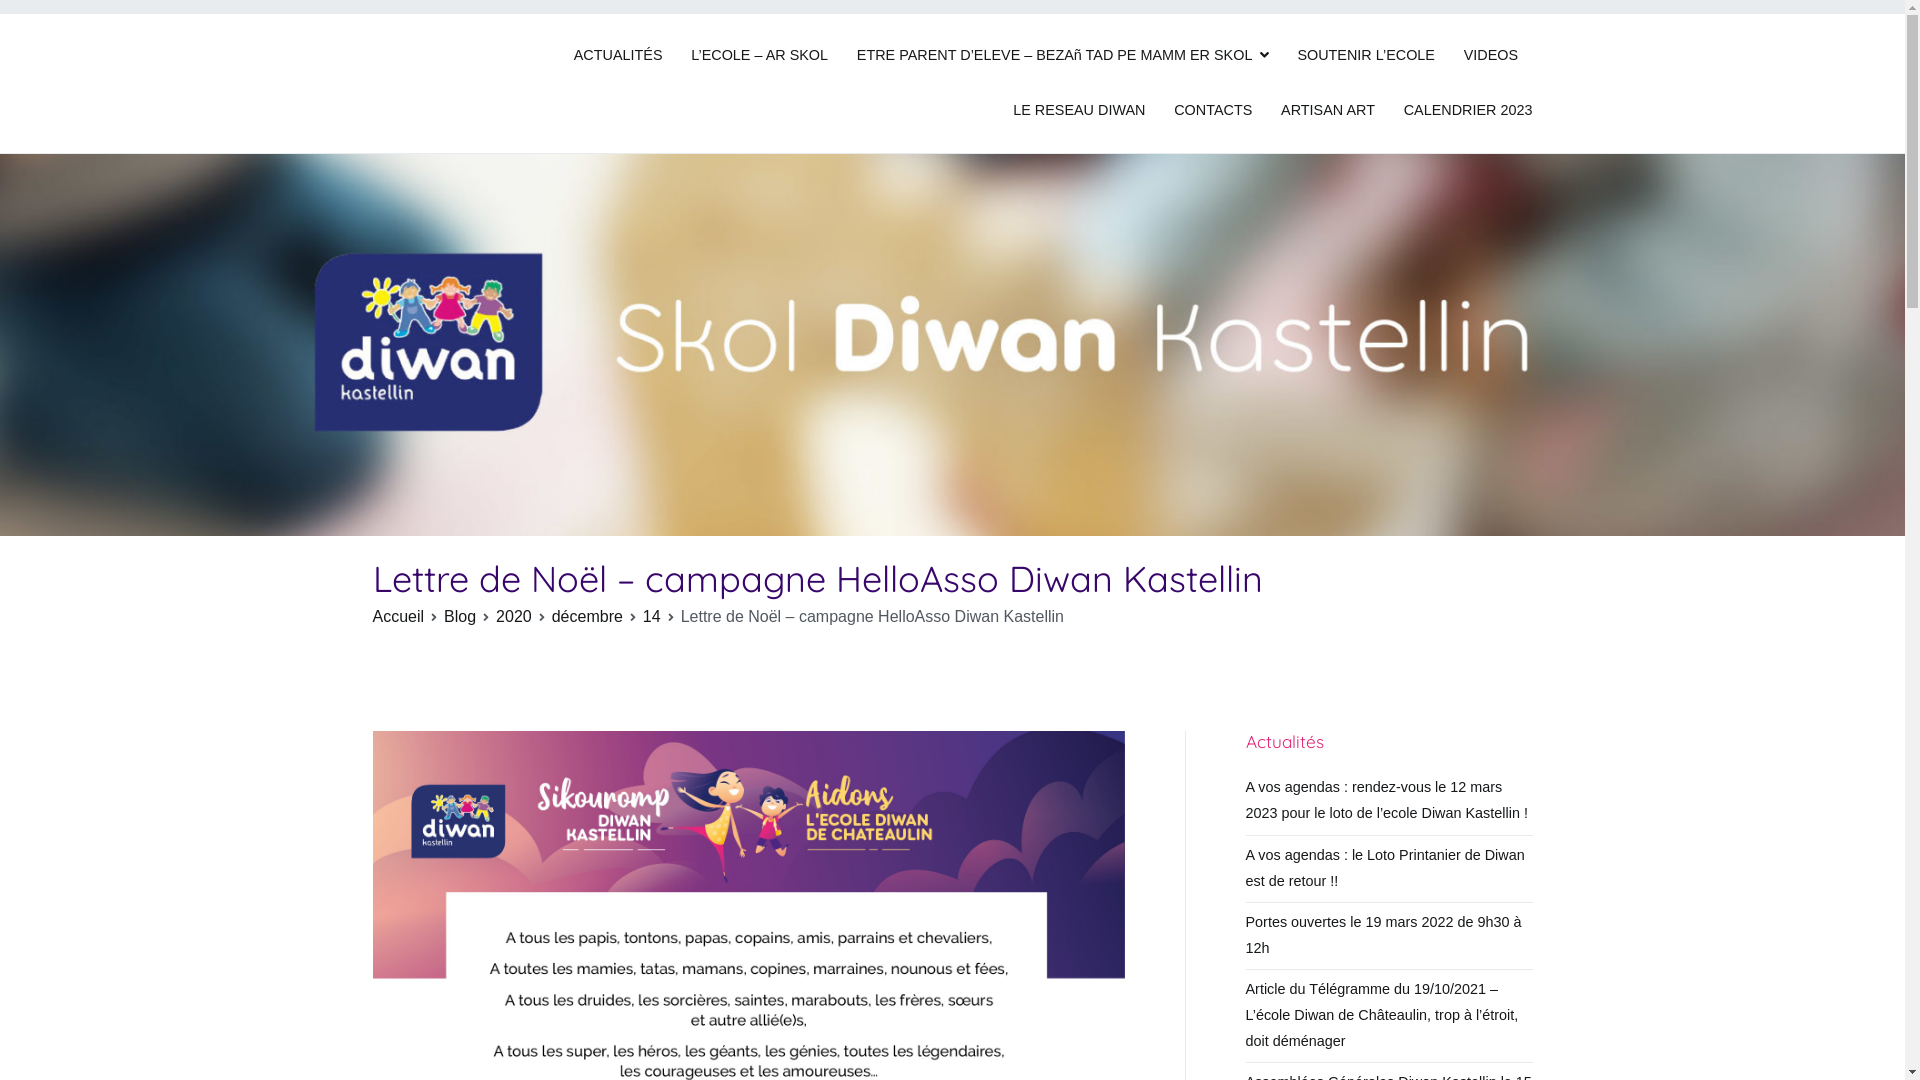  Describe the element at coordinates (1281, 111) in the screenshot. I see `'ARTISAN ART'` at that location.